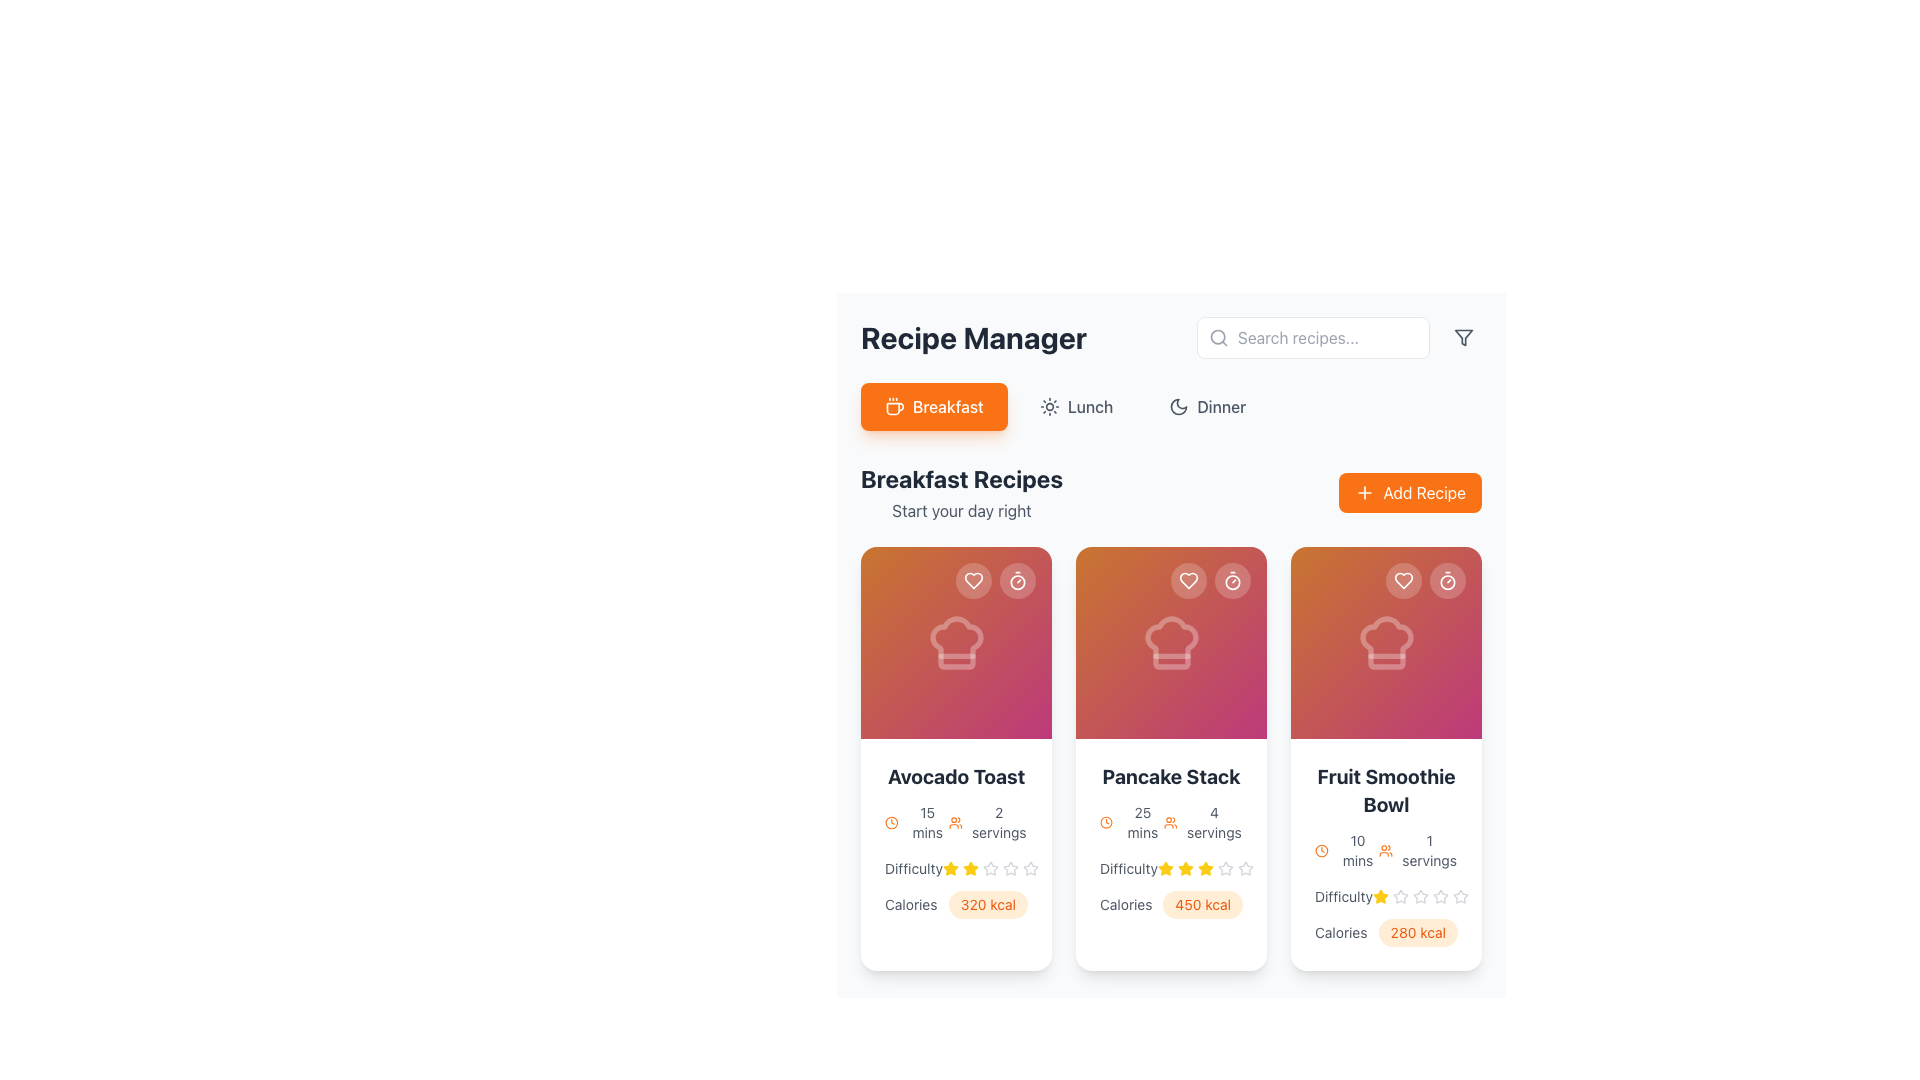 The width and height of the screenshot is (1920, 1080). Describe the element at coordinates (1142, 822) in the screenshot. I see `the non-interactive text label that informs users of the estimated preparation time for the 'Pancake Stack' recipe, located below the orange clock icon` at that location.